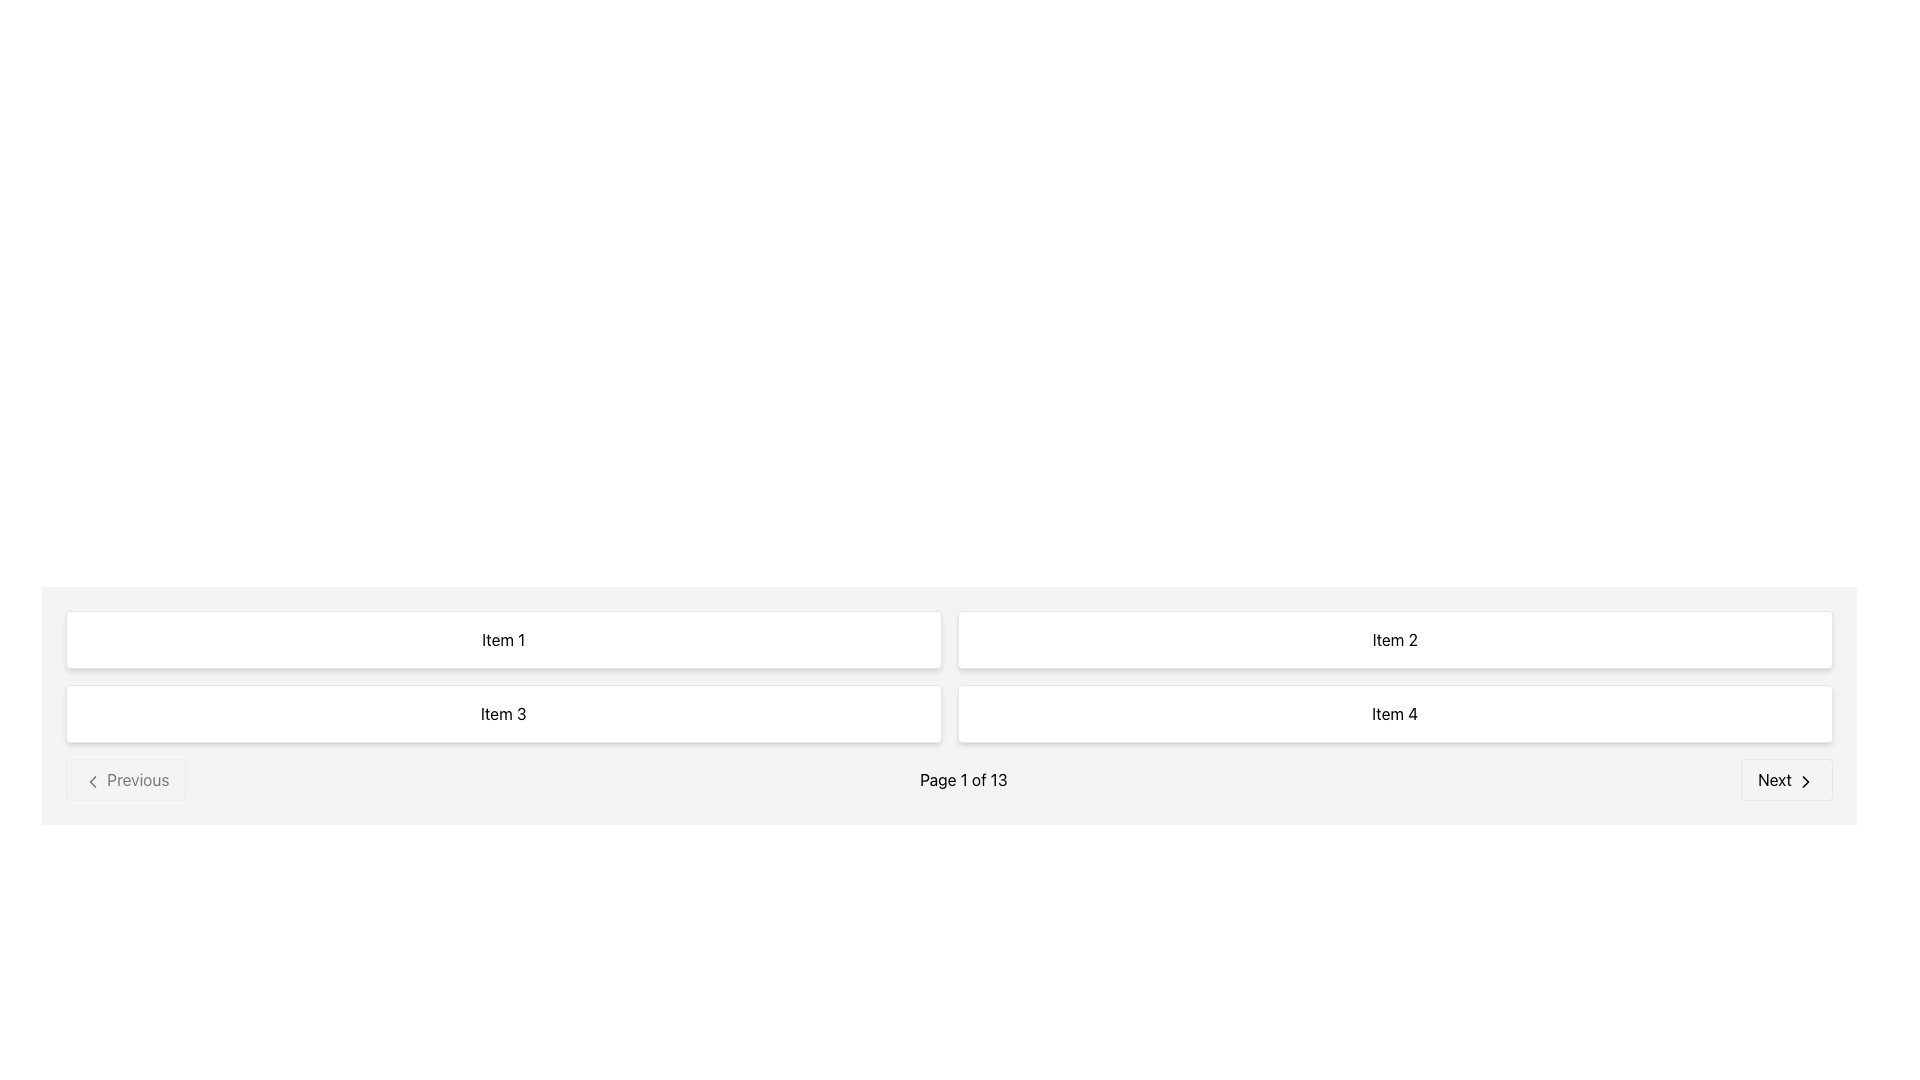 The height and width of the screenshot is (1080, 1920). I want to click on the 'Next' button located at the far right of the pagination section, so click(1787, 778).